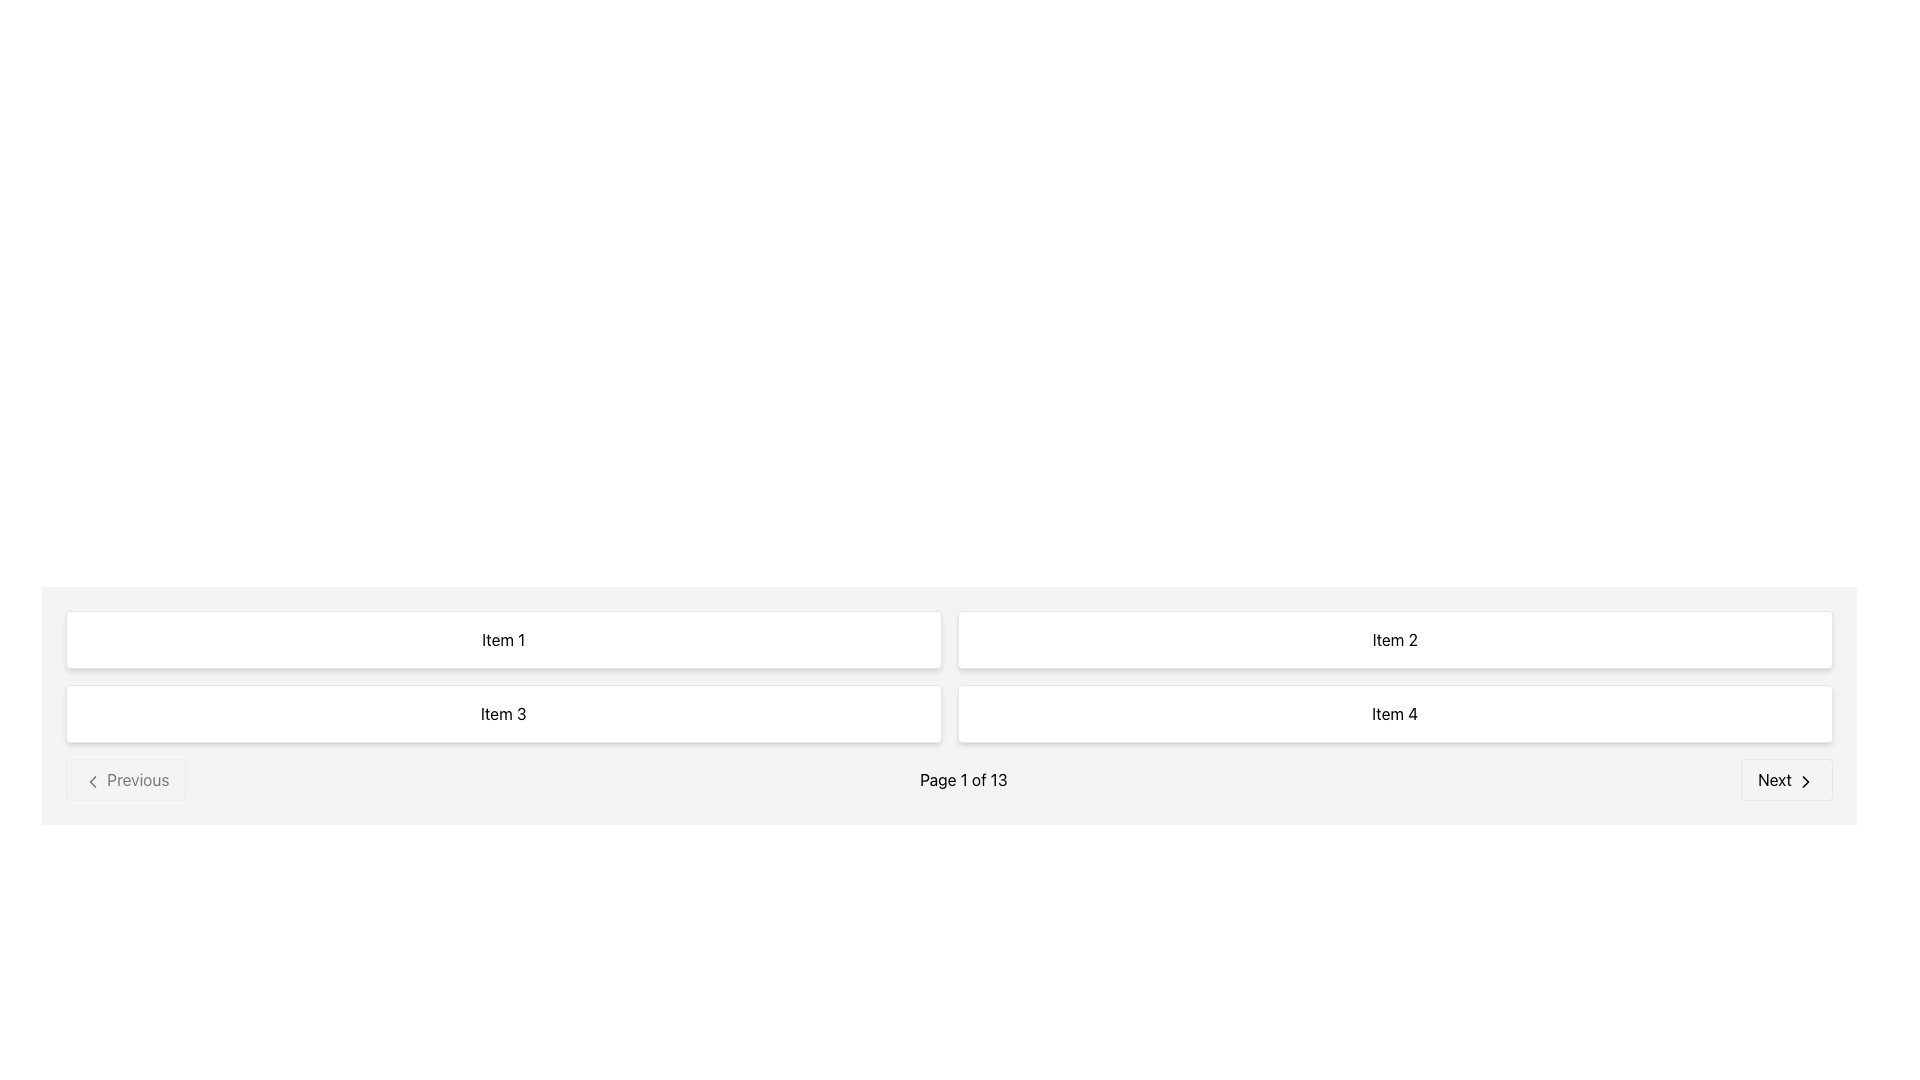 The height and width of the screenshot is (1080, 1920). I want to click on the 'Next' button located at the far right of the pagination section, so click(1787, 778).